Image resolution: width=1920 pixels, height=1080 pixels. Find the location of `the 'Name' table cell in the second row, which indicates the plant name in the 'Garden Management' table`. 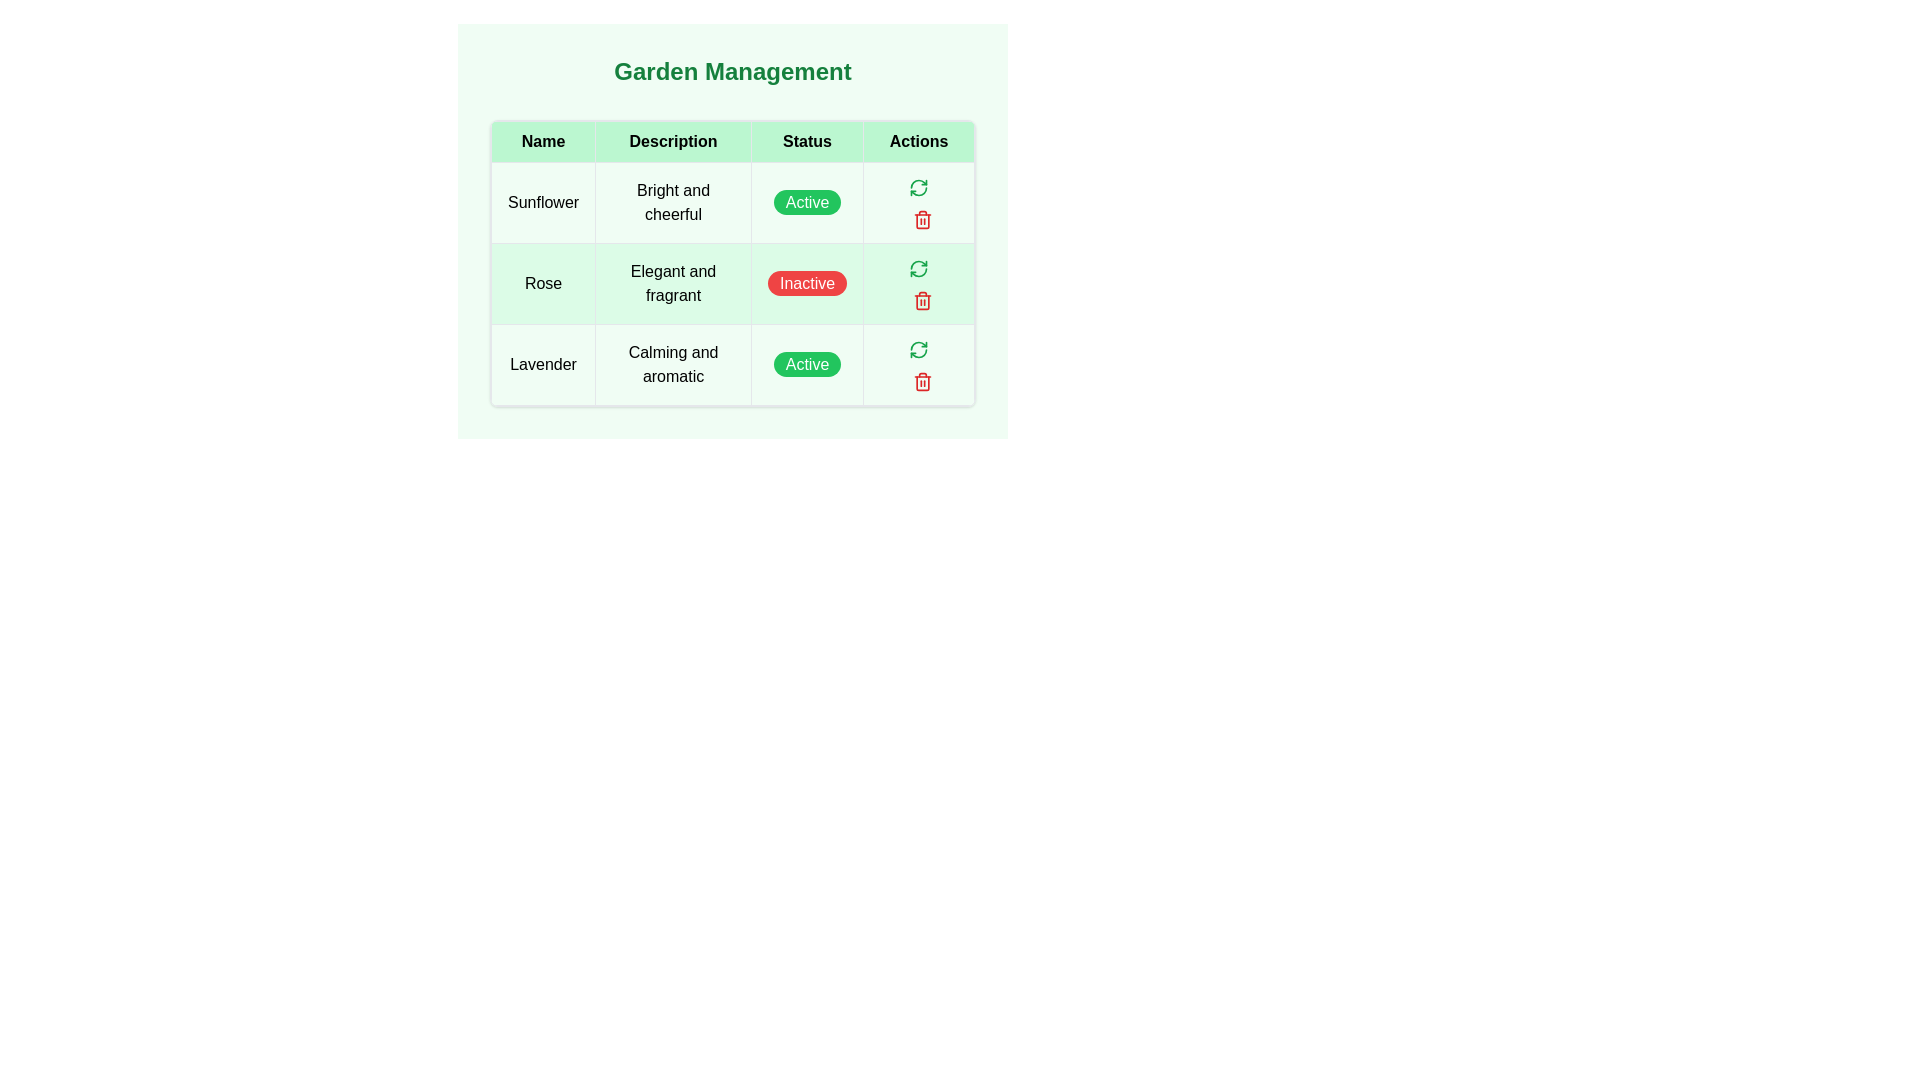

the 'Name' table cell in the second row, which indicates the plant name in the 'Garden Management' table is located at coordinates (543, 284).